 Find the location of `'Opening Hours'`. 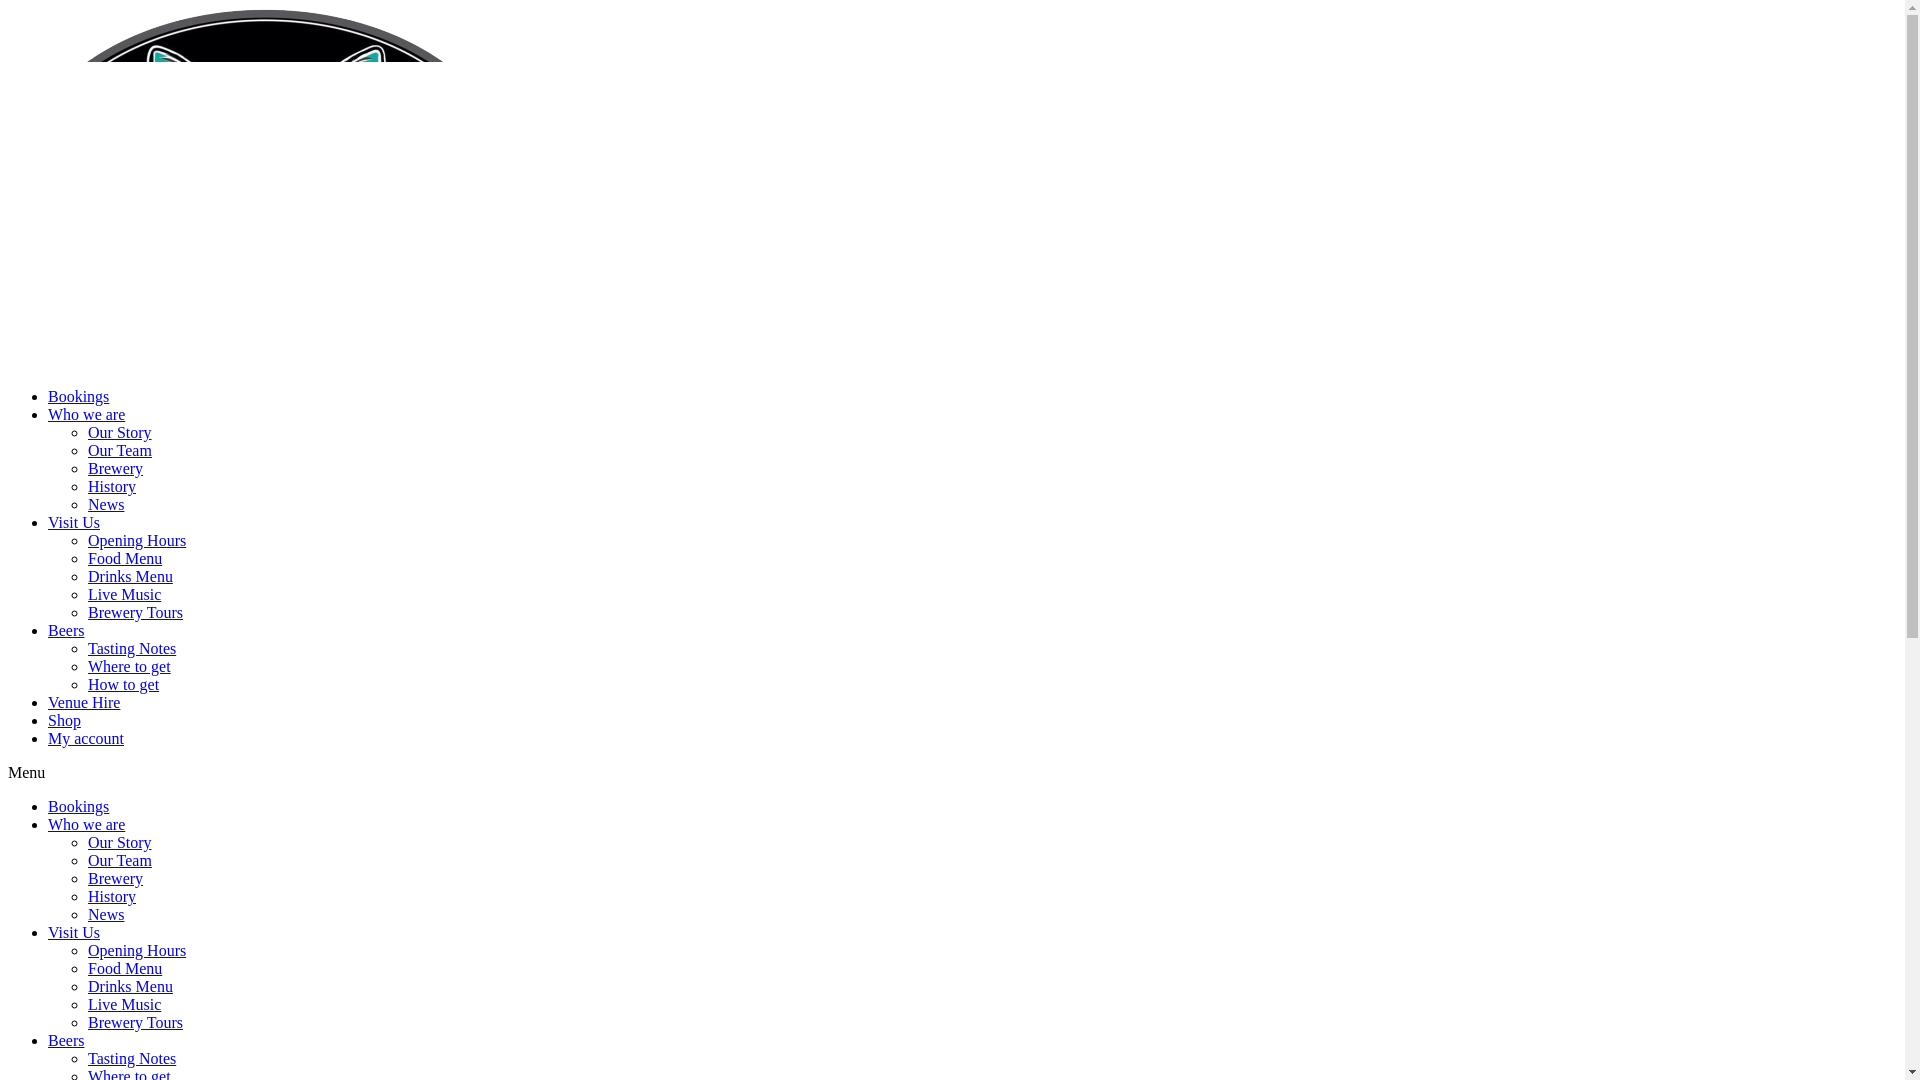

'Opening Hours' is located at coordinates (136, 540).